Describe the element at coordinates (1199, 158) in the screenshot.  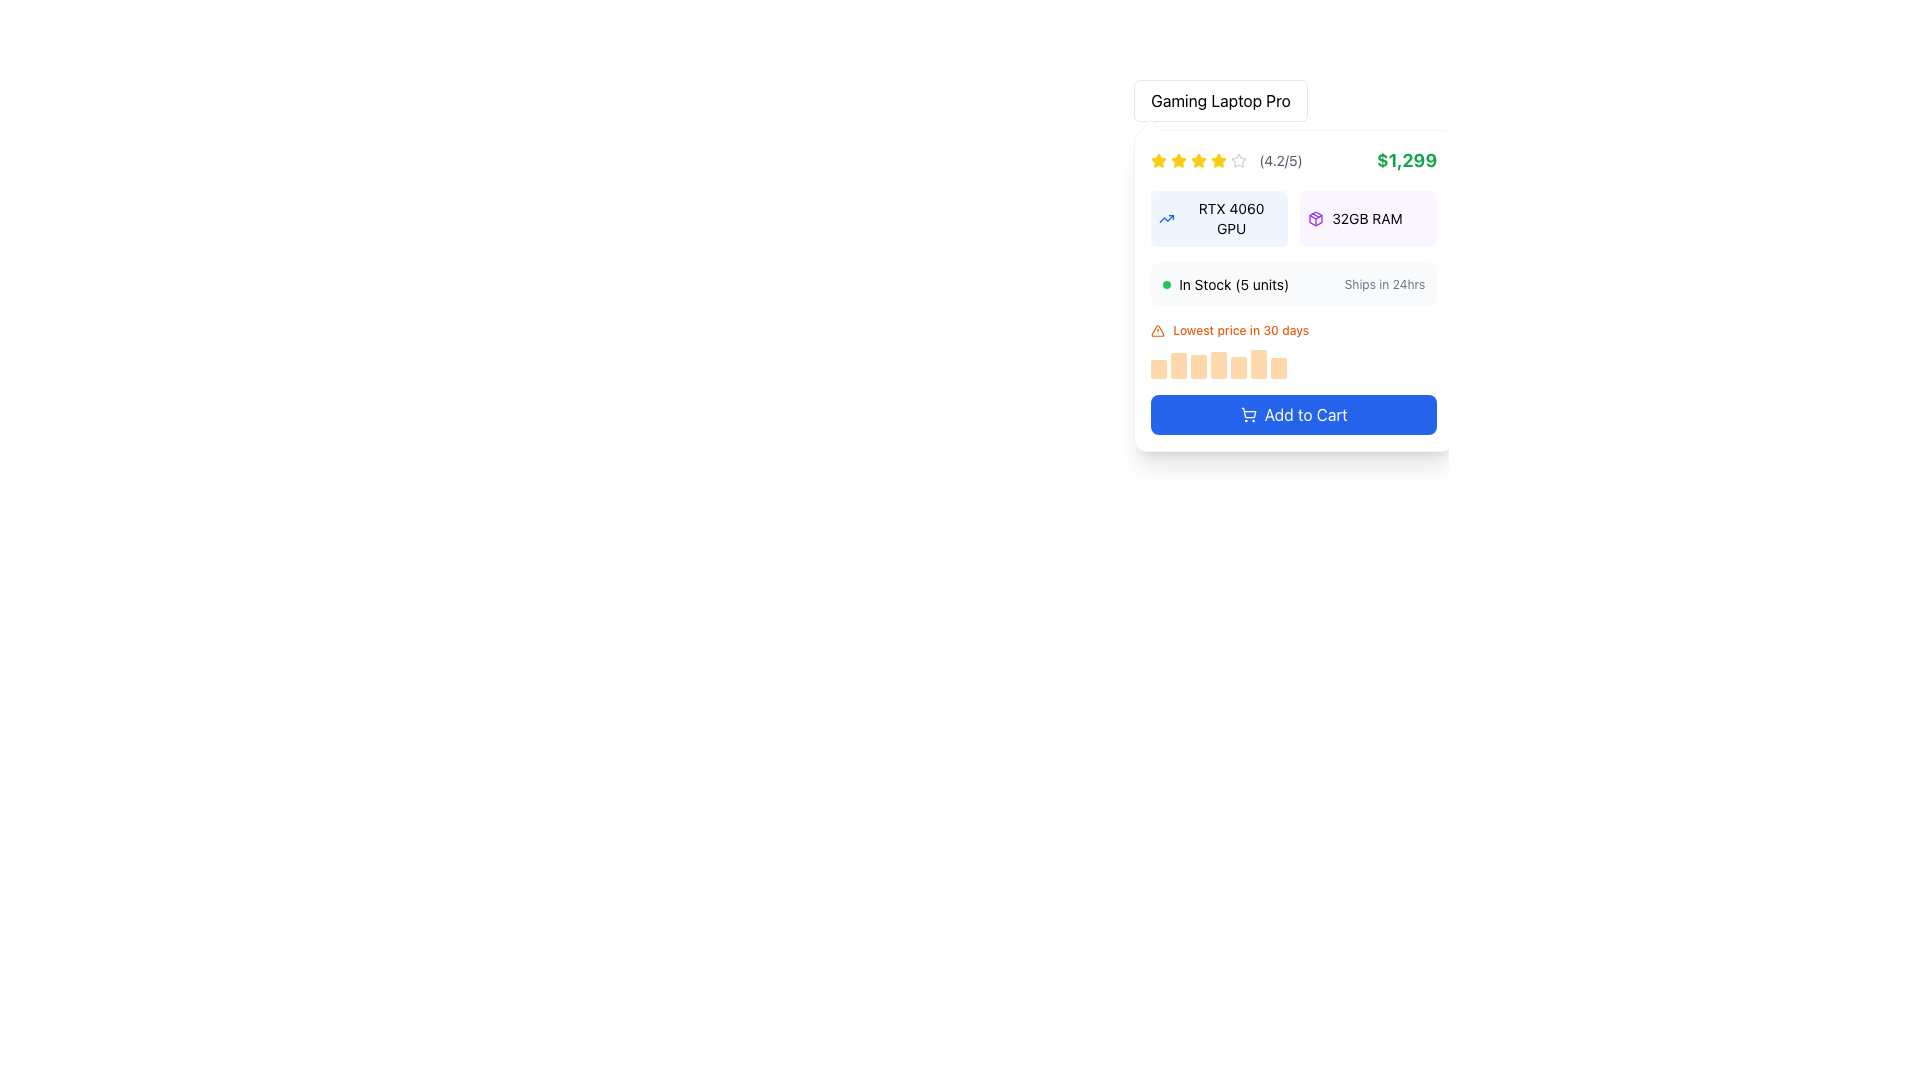
I see `the third star in the rating component, which serves as a visual cue for user reviews or ratings for the product` at that location.